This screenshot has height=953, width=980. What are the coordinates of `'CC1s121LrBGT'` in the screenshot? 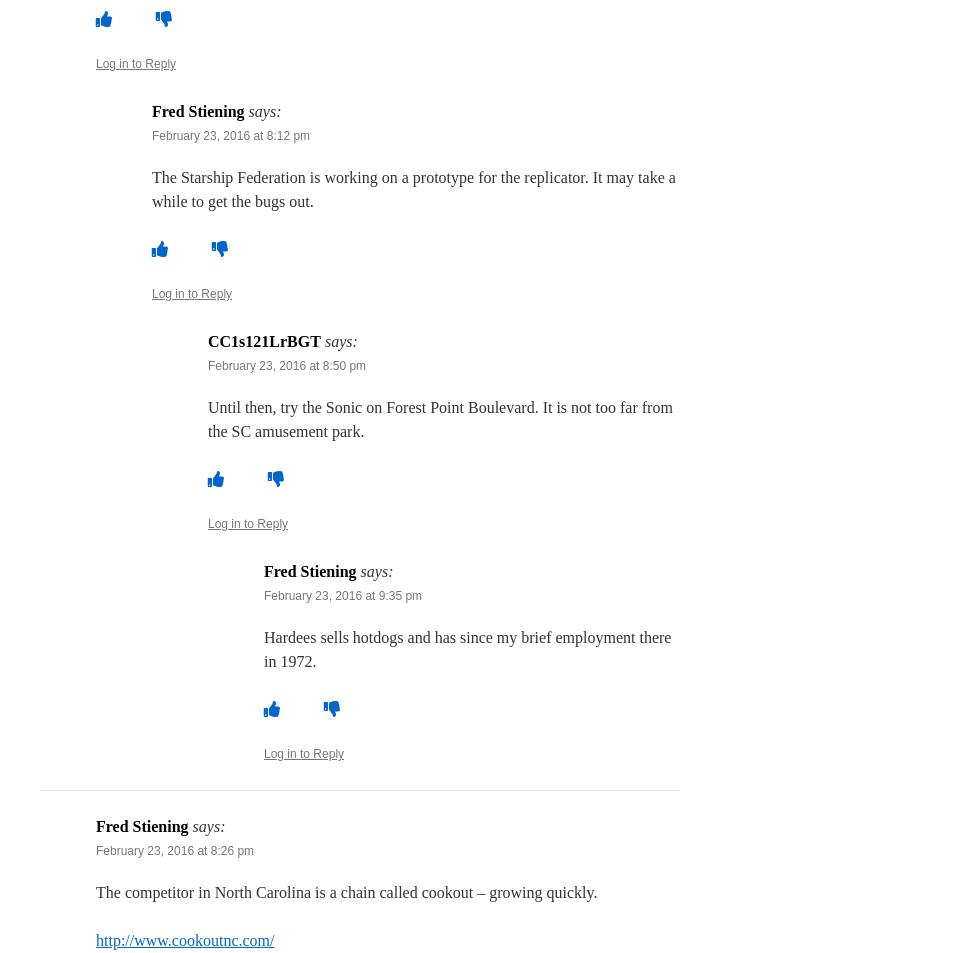 It's located at (264, 340).